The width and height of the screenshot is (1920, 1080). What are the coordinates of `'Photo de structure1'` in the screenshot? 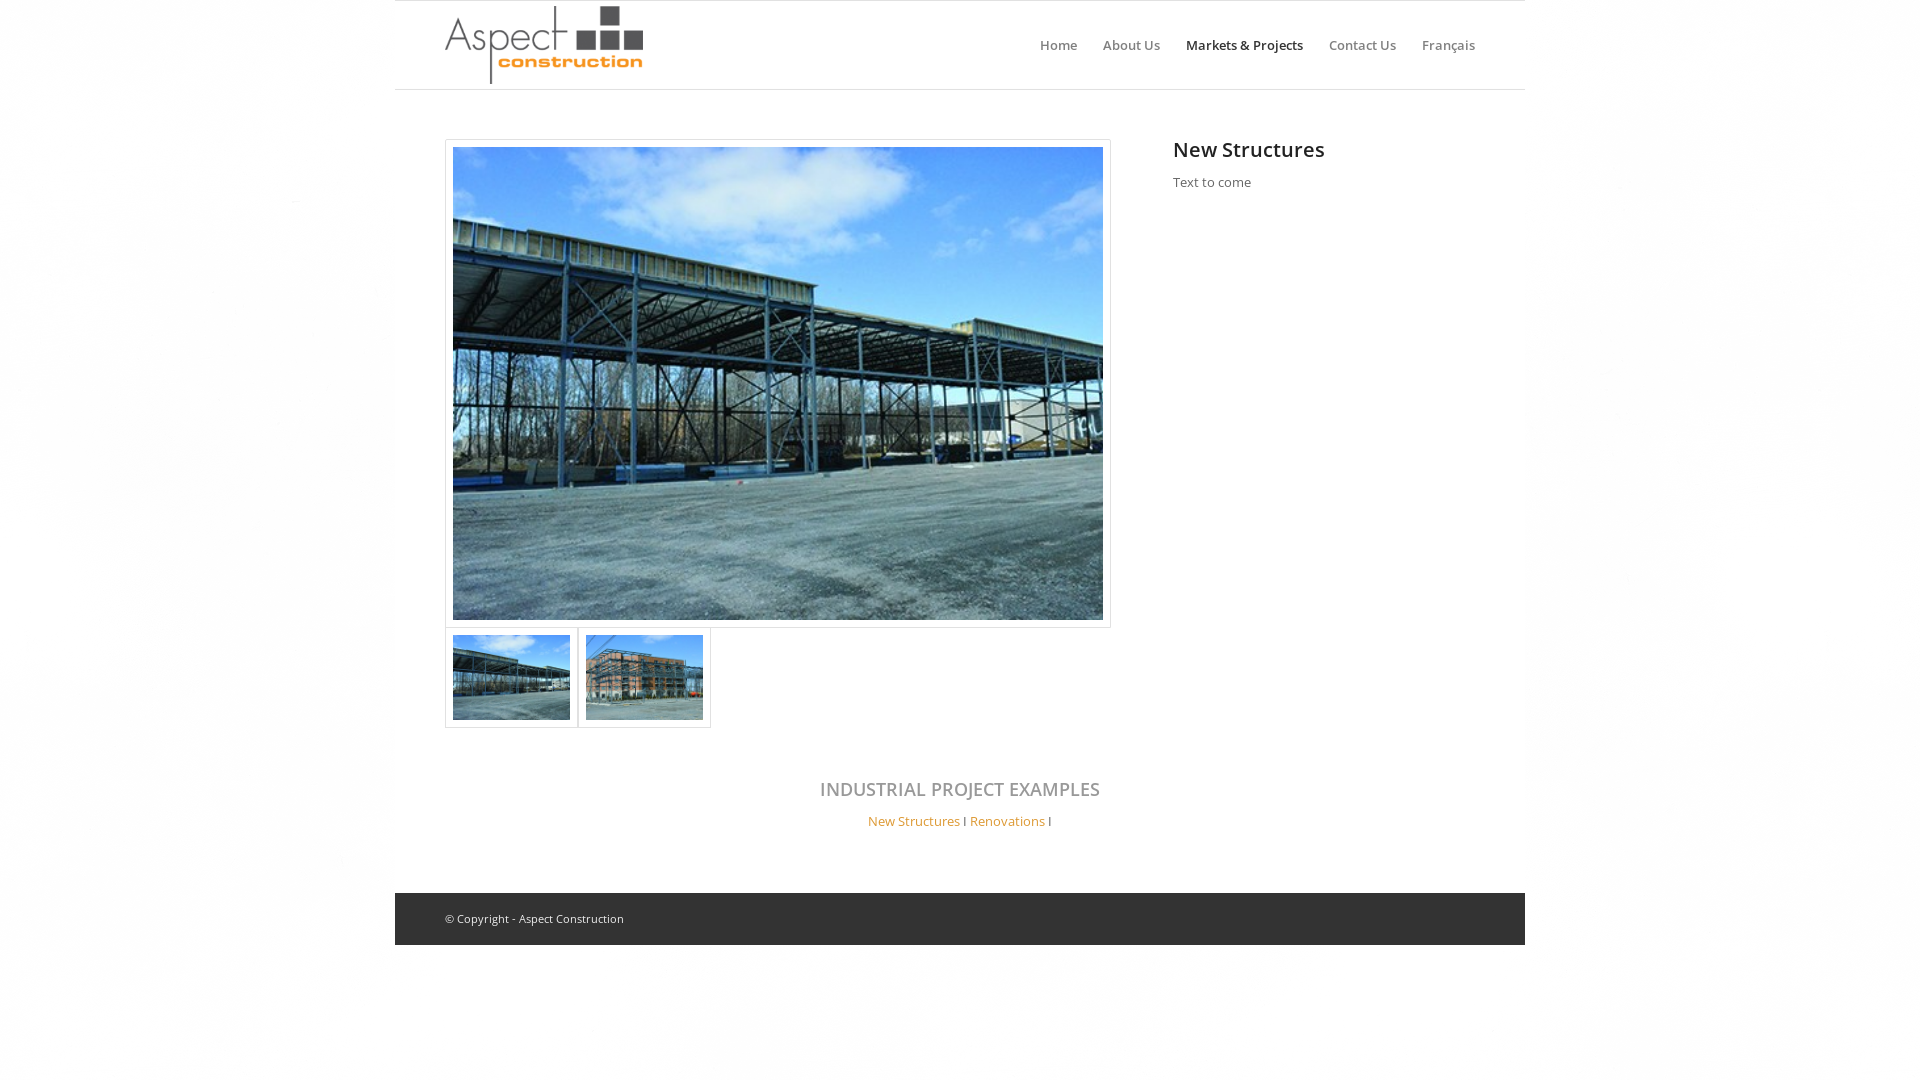 It's located at (444, 676).